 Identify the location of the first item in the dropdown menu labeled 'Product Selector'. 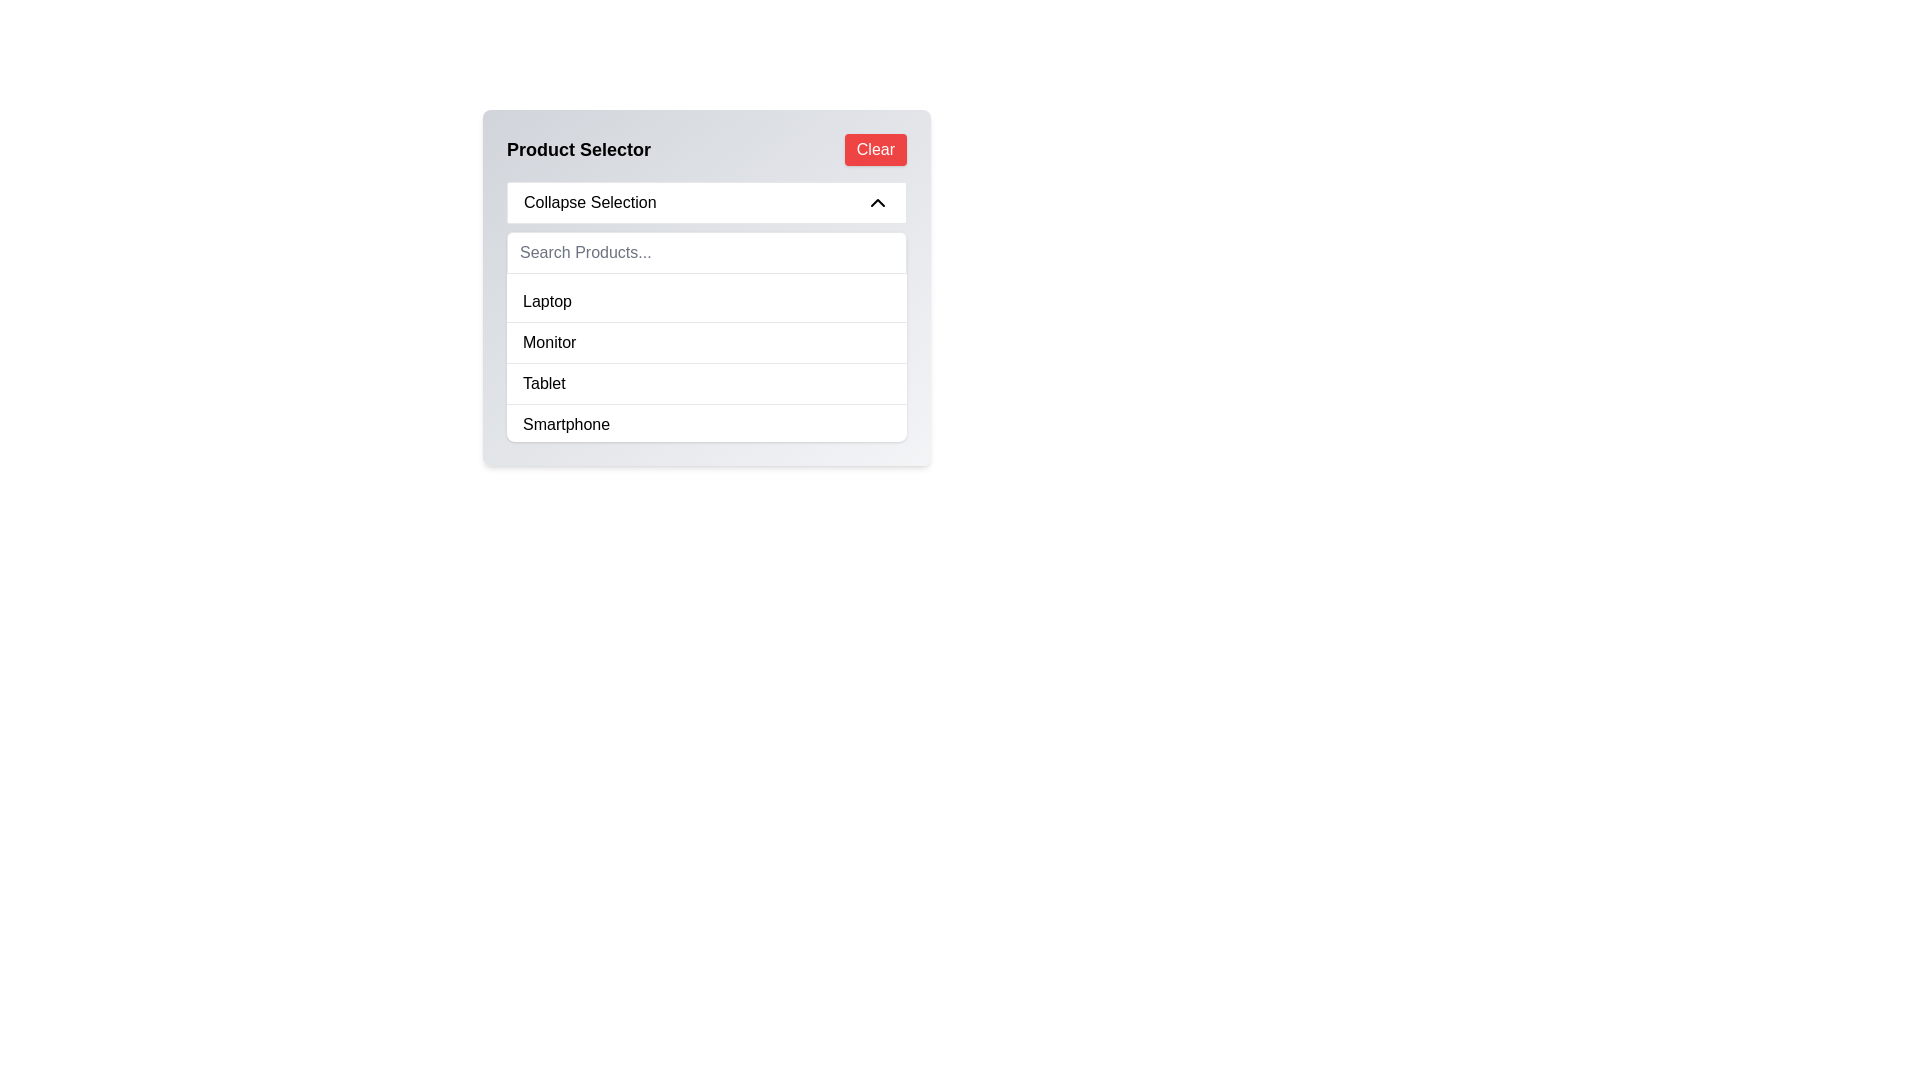
(547, 301).